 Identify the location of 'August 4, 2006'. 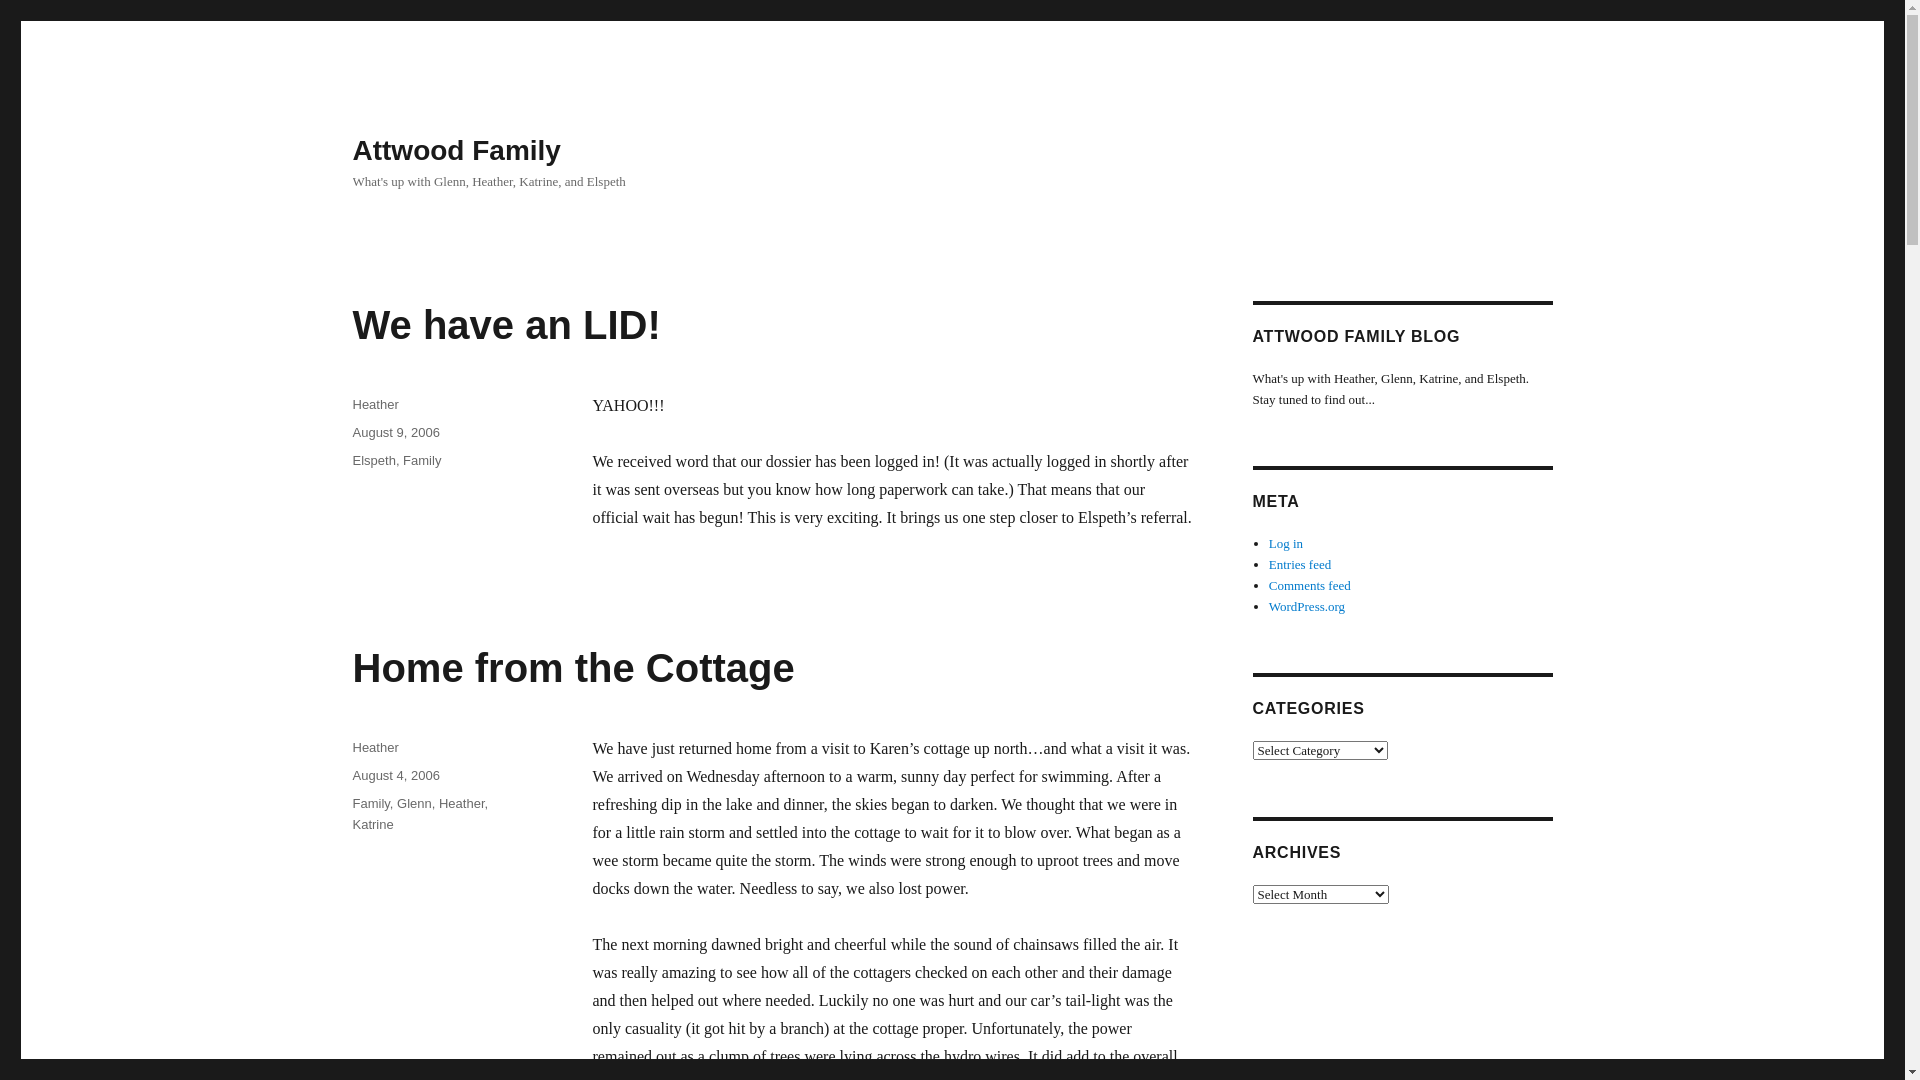
(395, 774).